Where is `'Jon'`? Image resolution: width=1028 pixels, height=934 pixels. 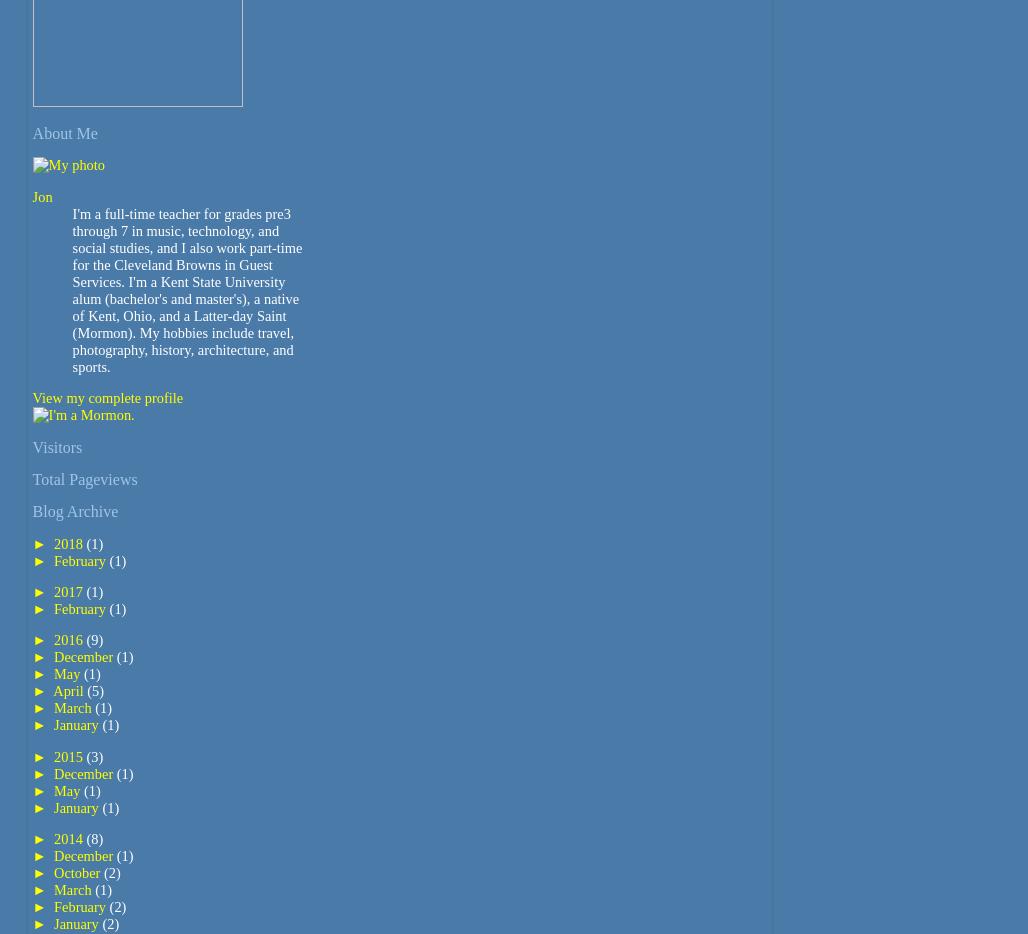 'Jon' is located at coordinates (42, 195).